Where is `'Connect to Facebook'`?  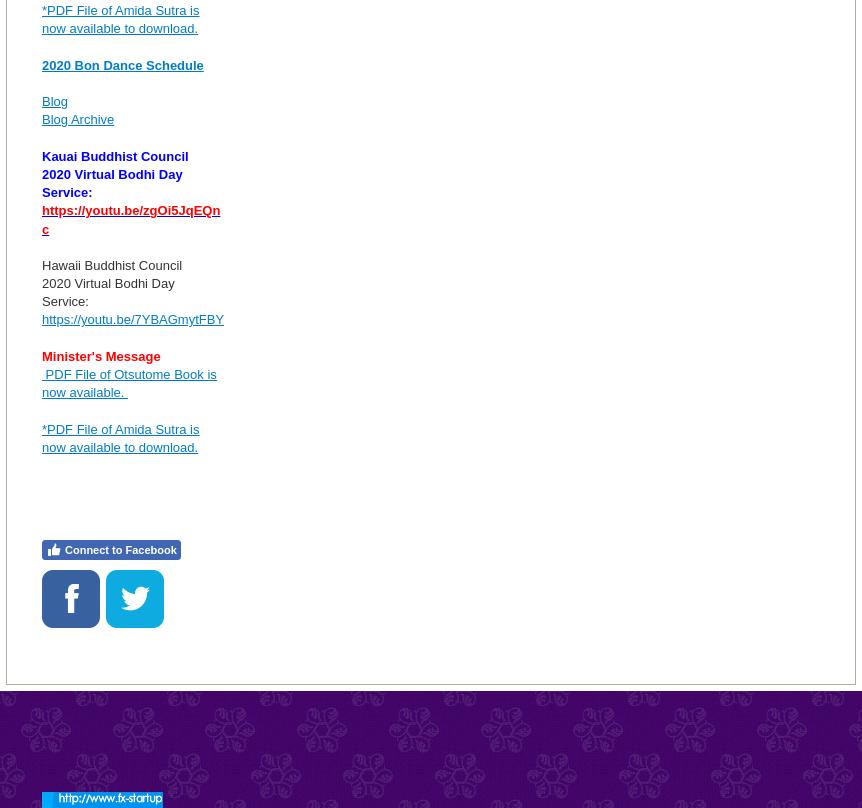
'Connect to Facebook' is located at coordinates (119, 548).